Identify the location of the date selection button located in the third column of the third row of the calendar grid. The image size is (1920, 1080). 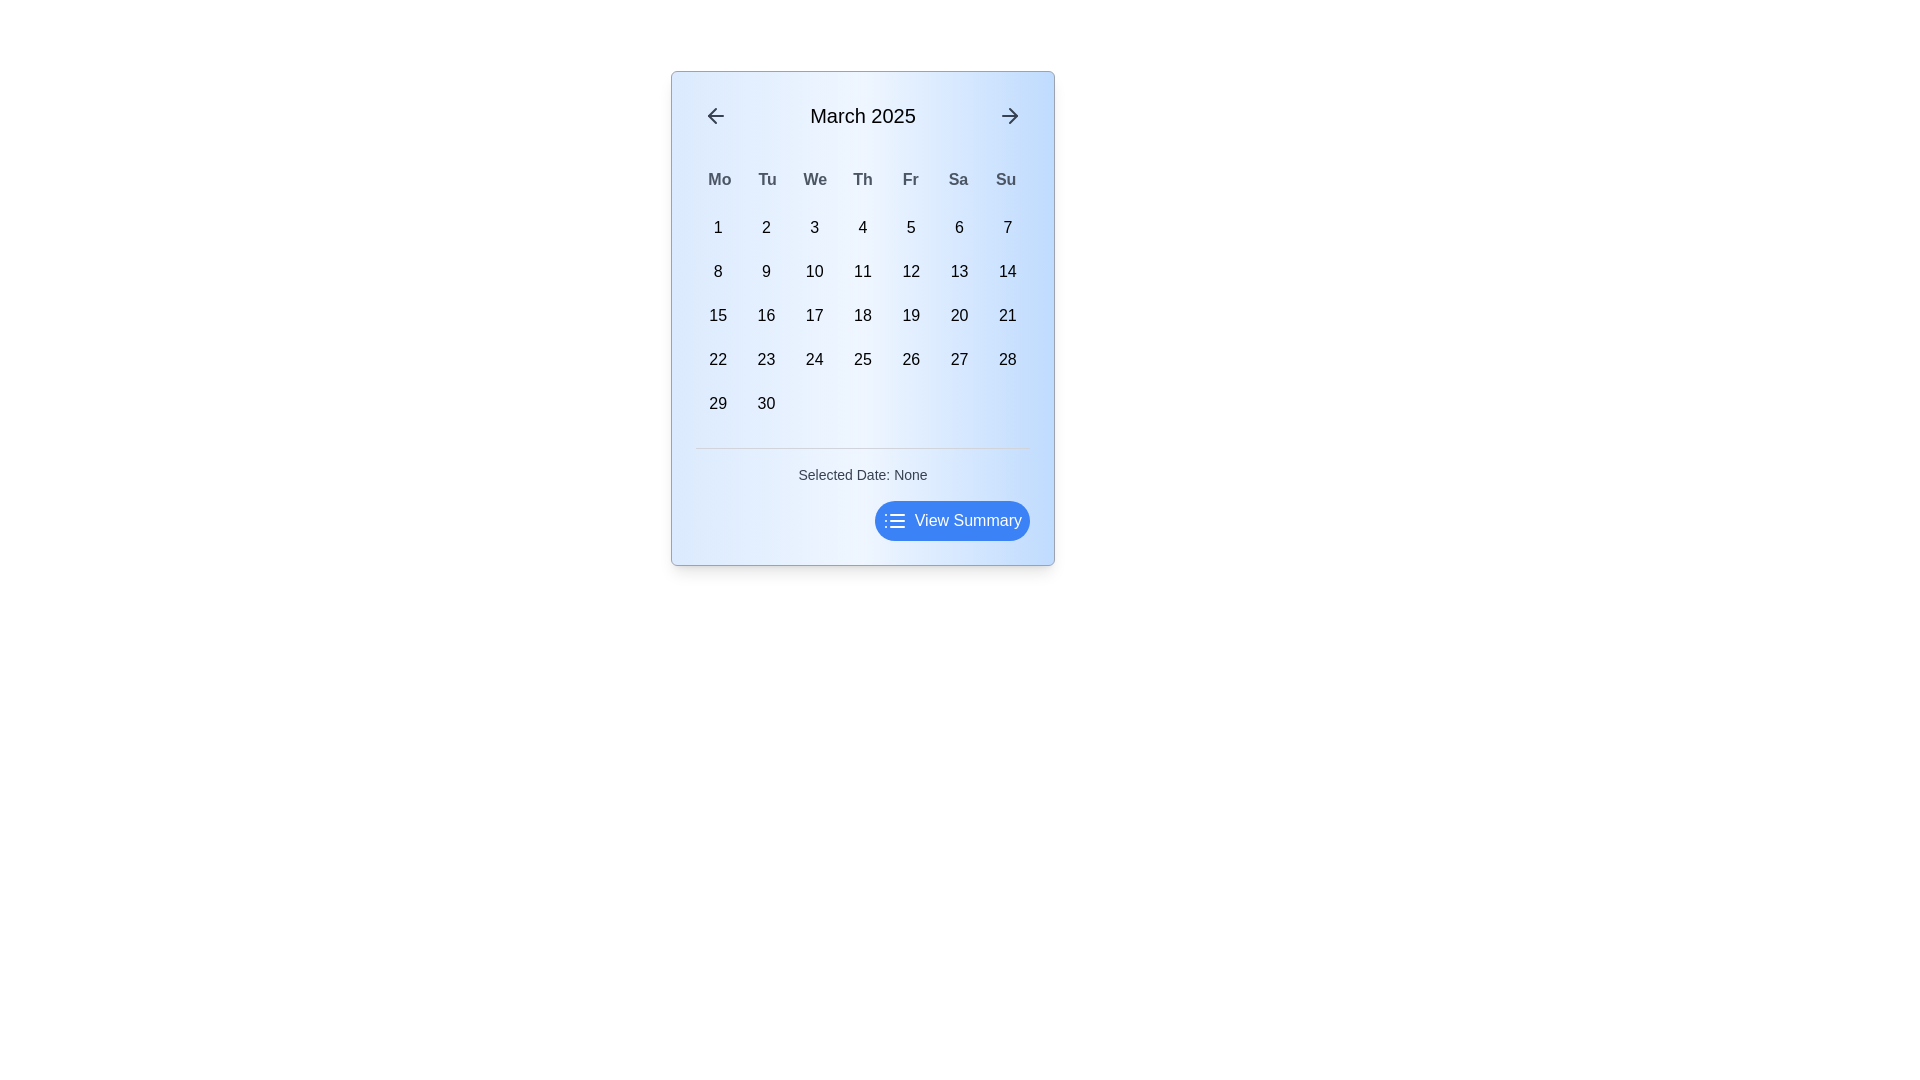
(814, 315).